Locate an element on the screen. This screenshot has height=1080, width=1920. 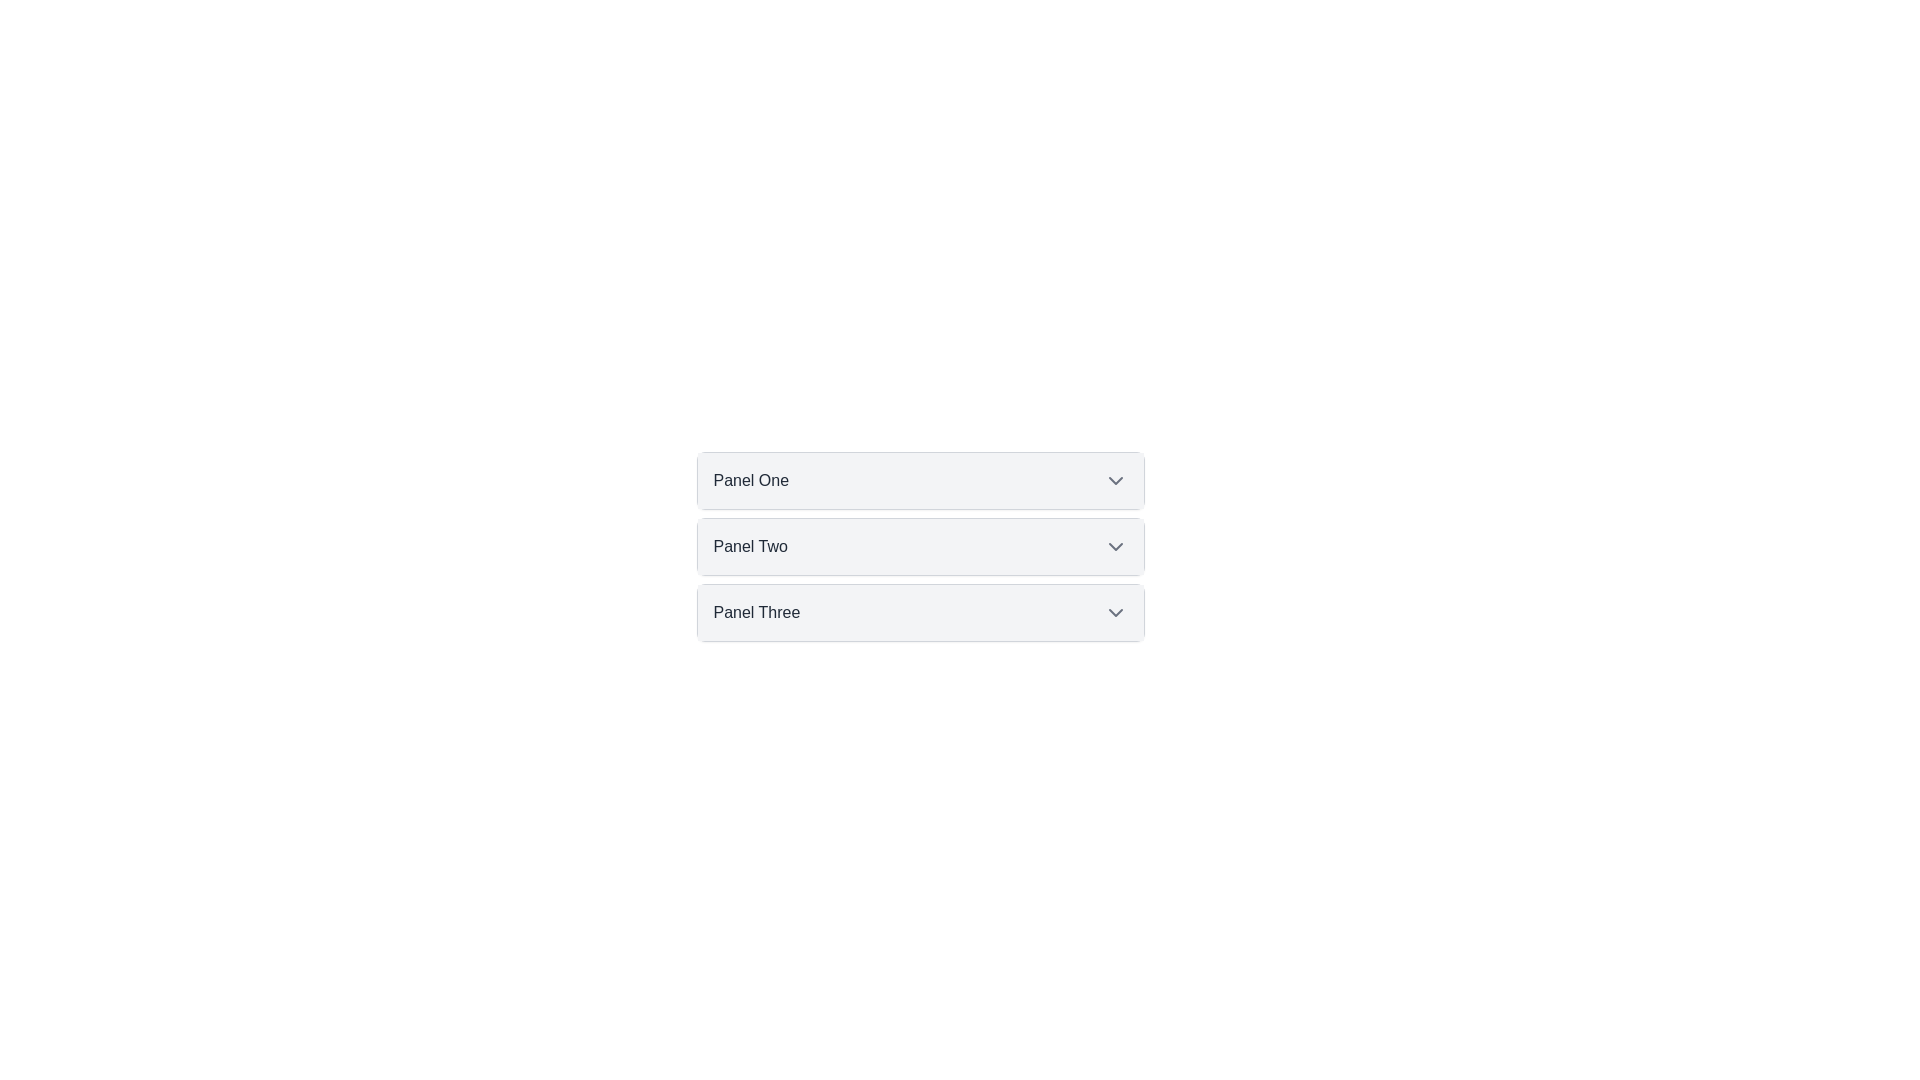
the toggle button located at the far right of the 'Panel One' header is located at coordinates (1114, 481).